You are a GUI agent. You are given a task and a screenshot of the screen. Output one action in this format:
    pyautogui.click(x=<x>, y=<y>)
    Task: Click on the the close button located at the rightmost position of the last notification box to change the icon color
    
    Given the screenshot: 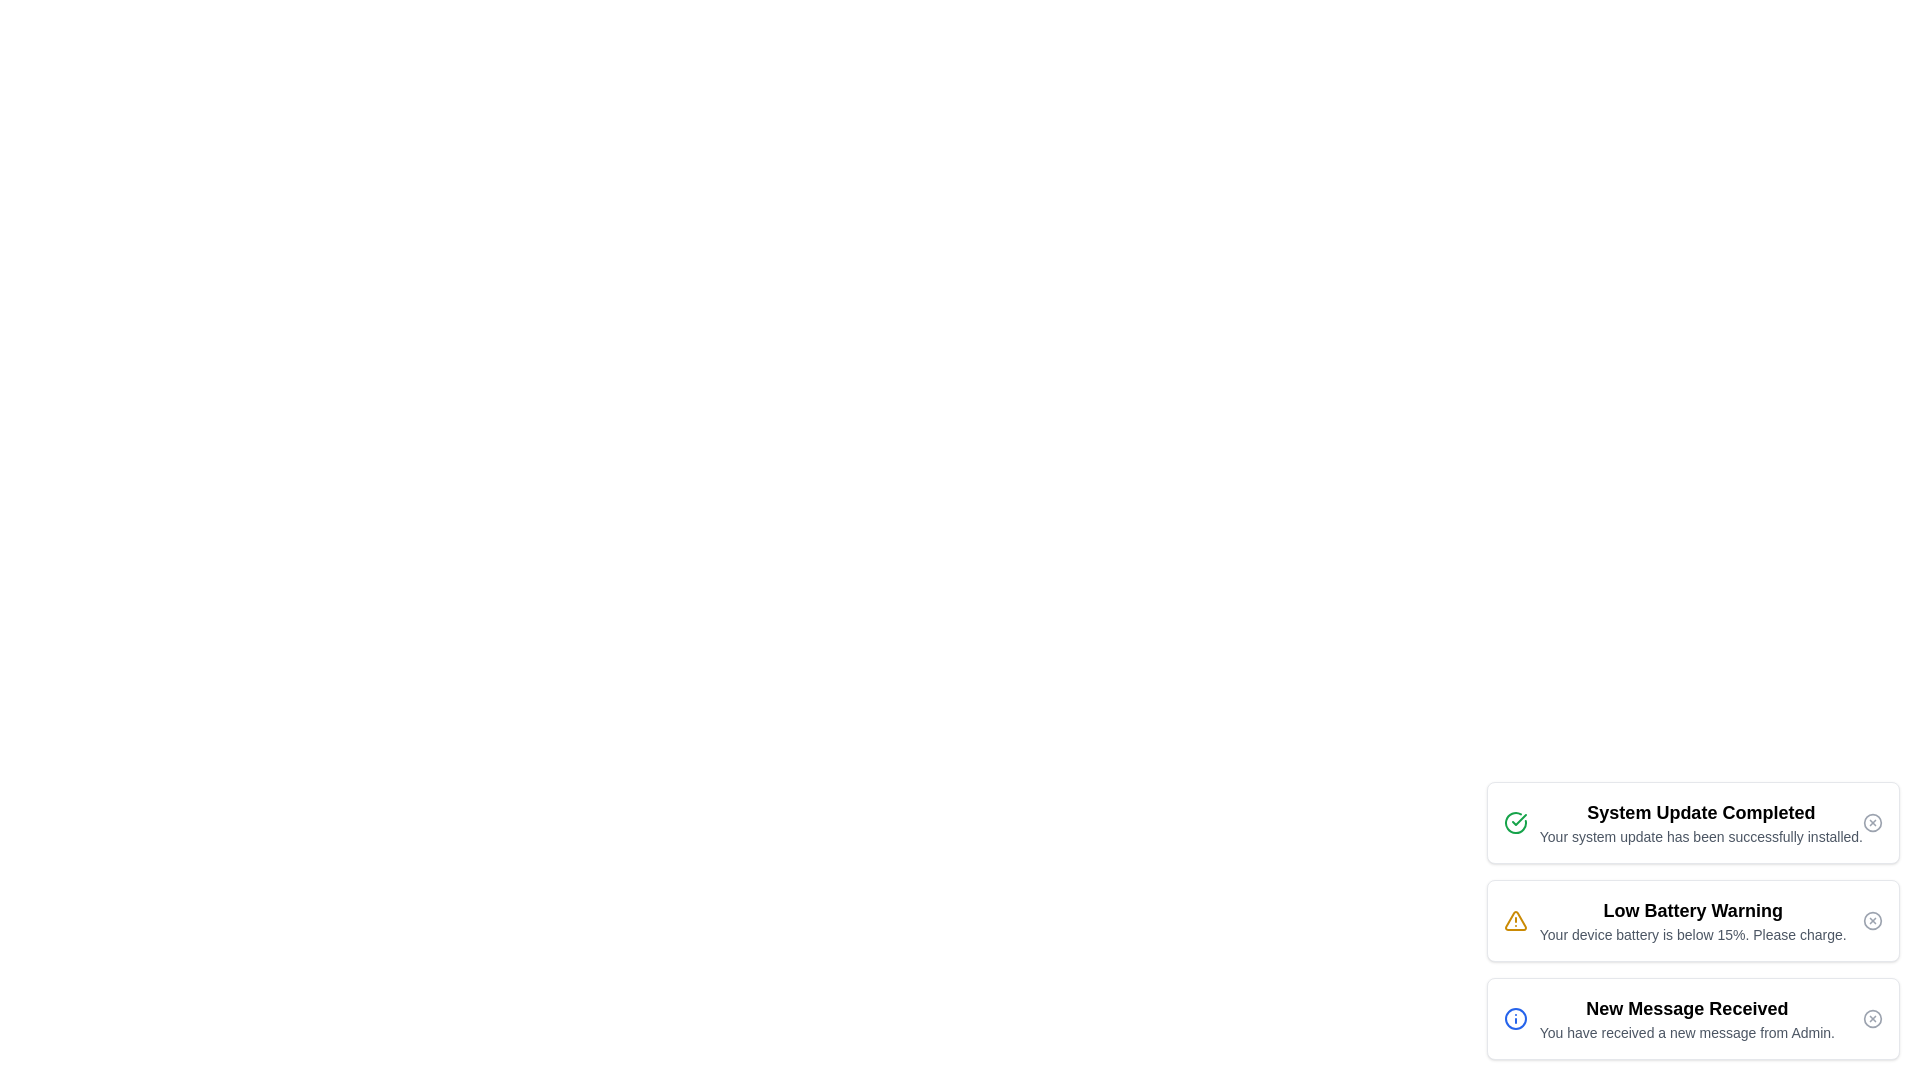 What is the action you would take?
    pyautogui.click(x=1871, y=1018)
    